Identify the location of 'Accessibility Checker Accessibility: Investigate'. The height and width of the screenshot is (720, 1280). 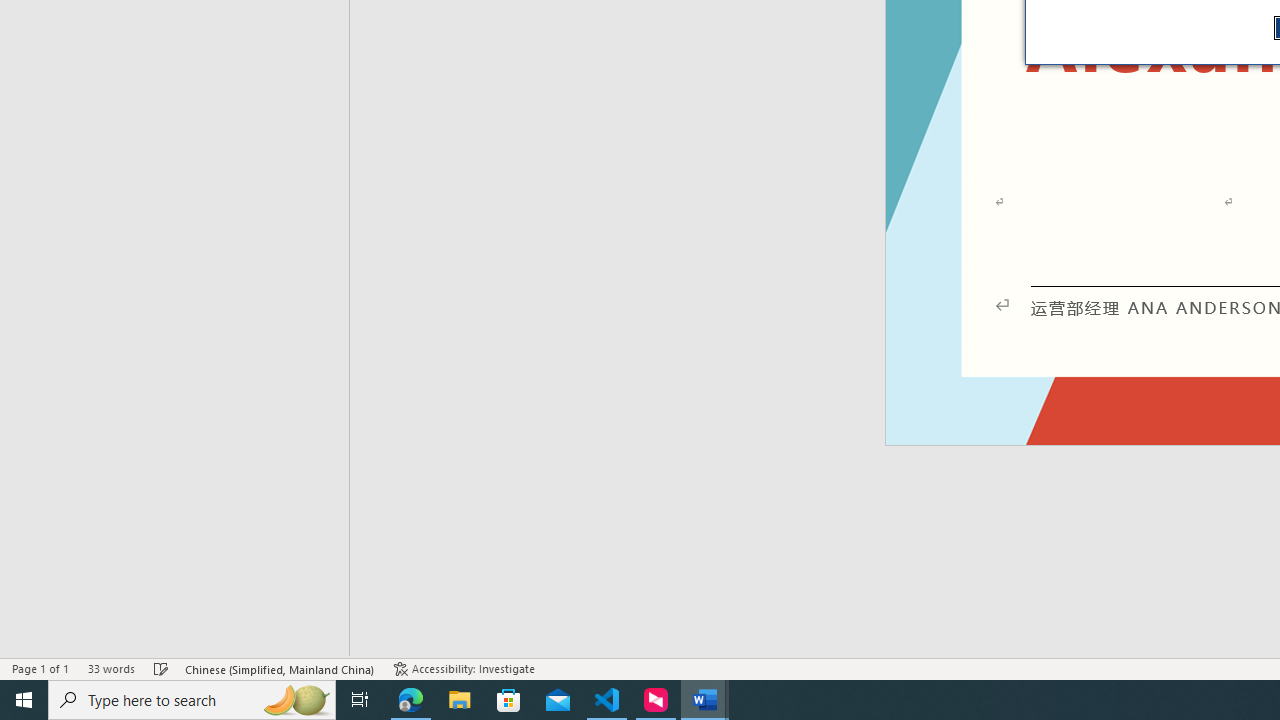
(463, 669).